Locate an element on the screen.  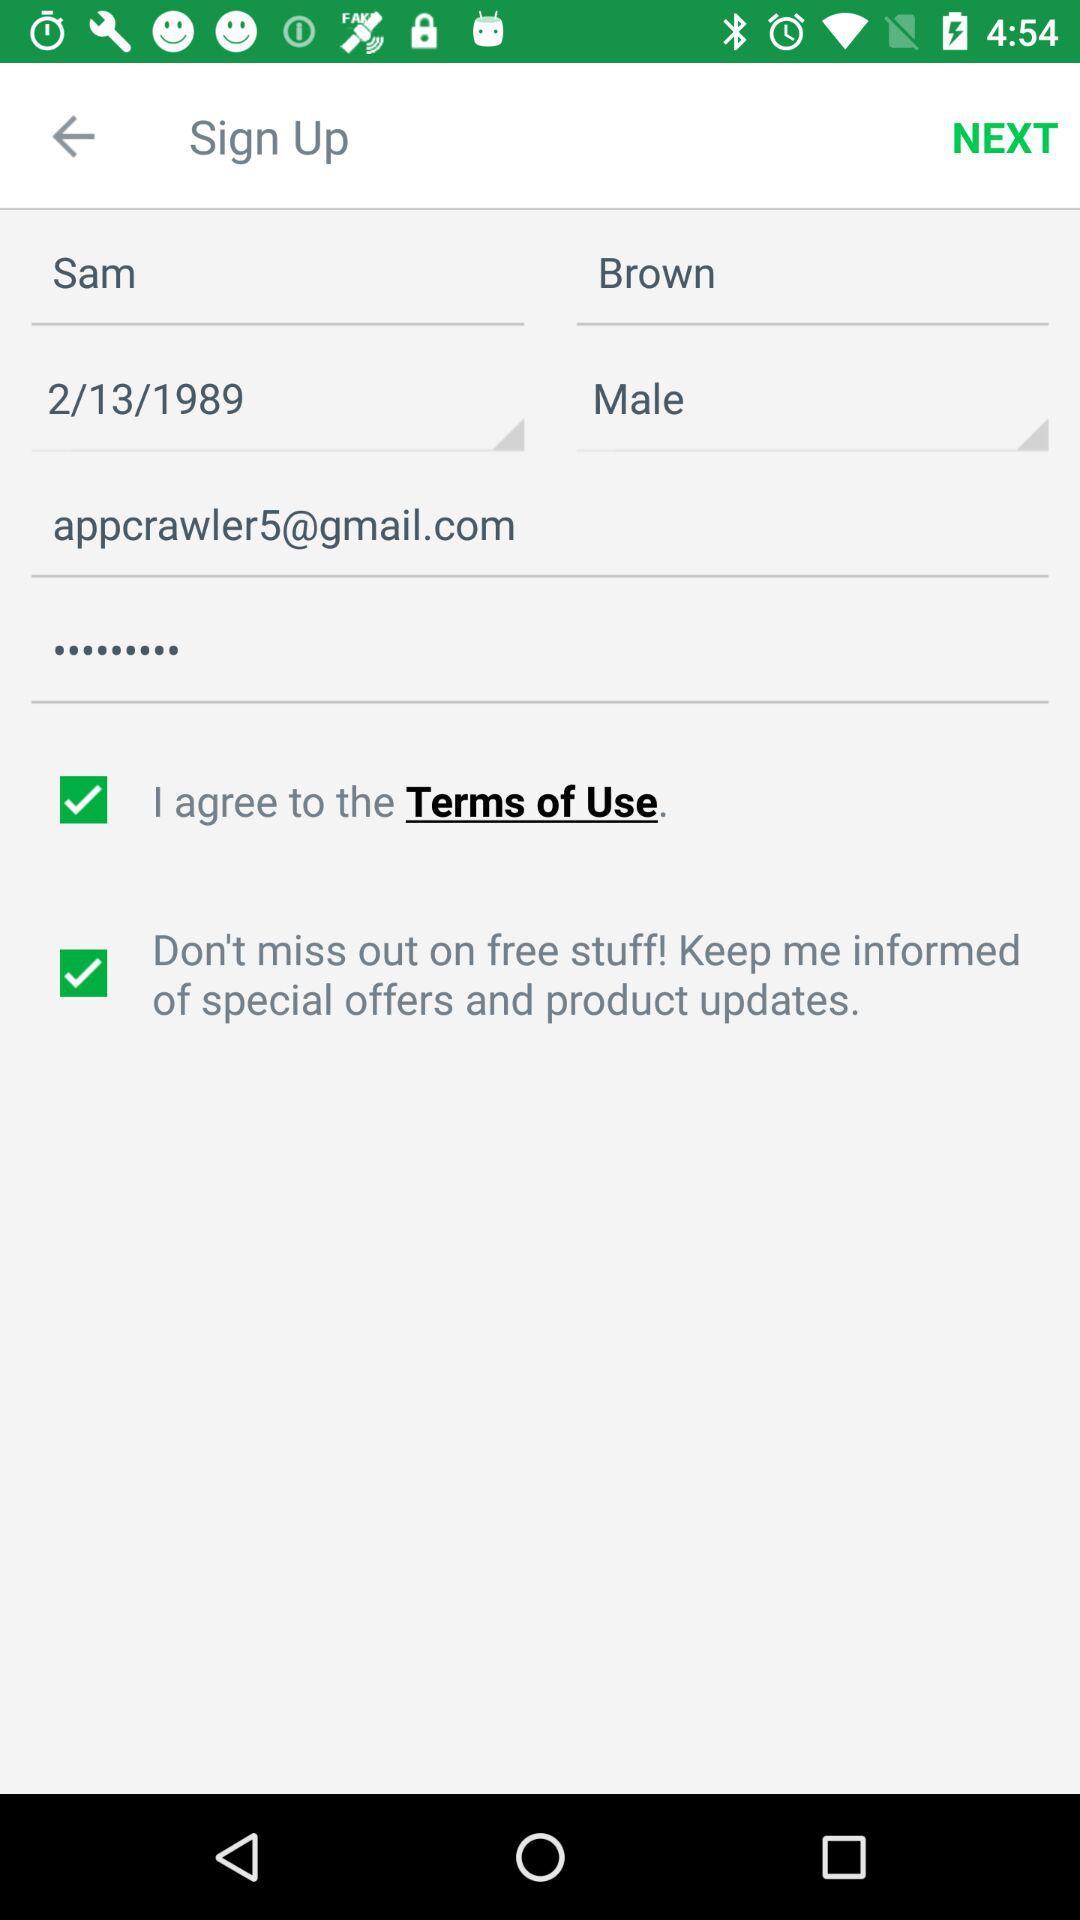
item below the crowd3116 is located at coordinates (604, 800).